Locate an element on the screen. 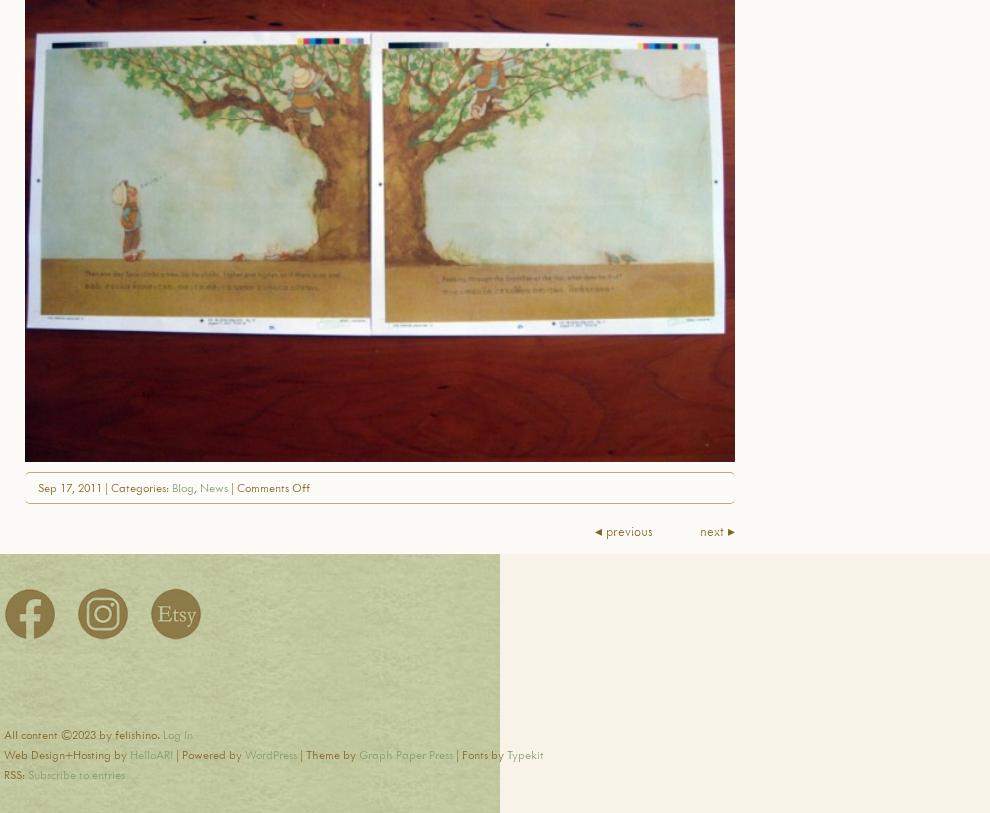  'Sep 17, 2011 | Categories:' is located at coordinates (104, 486).